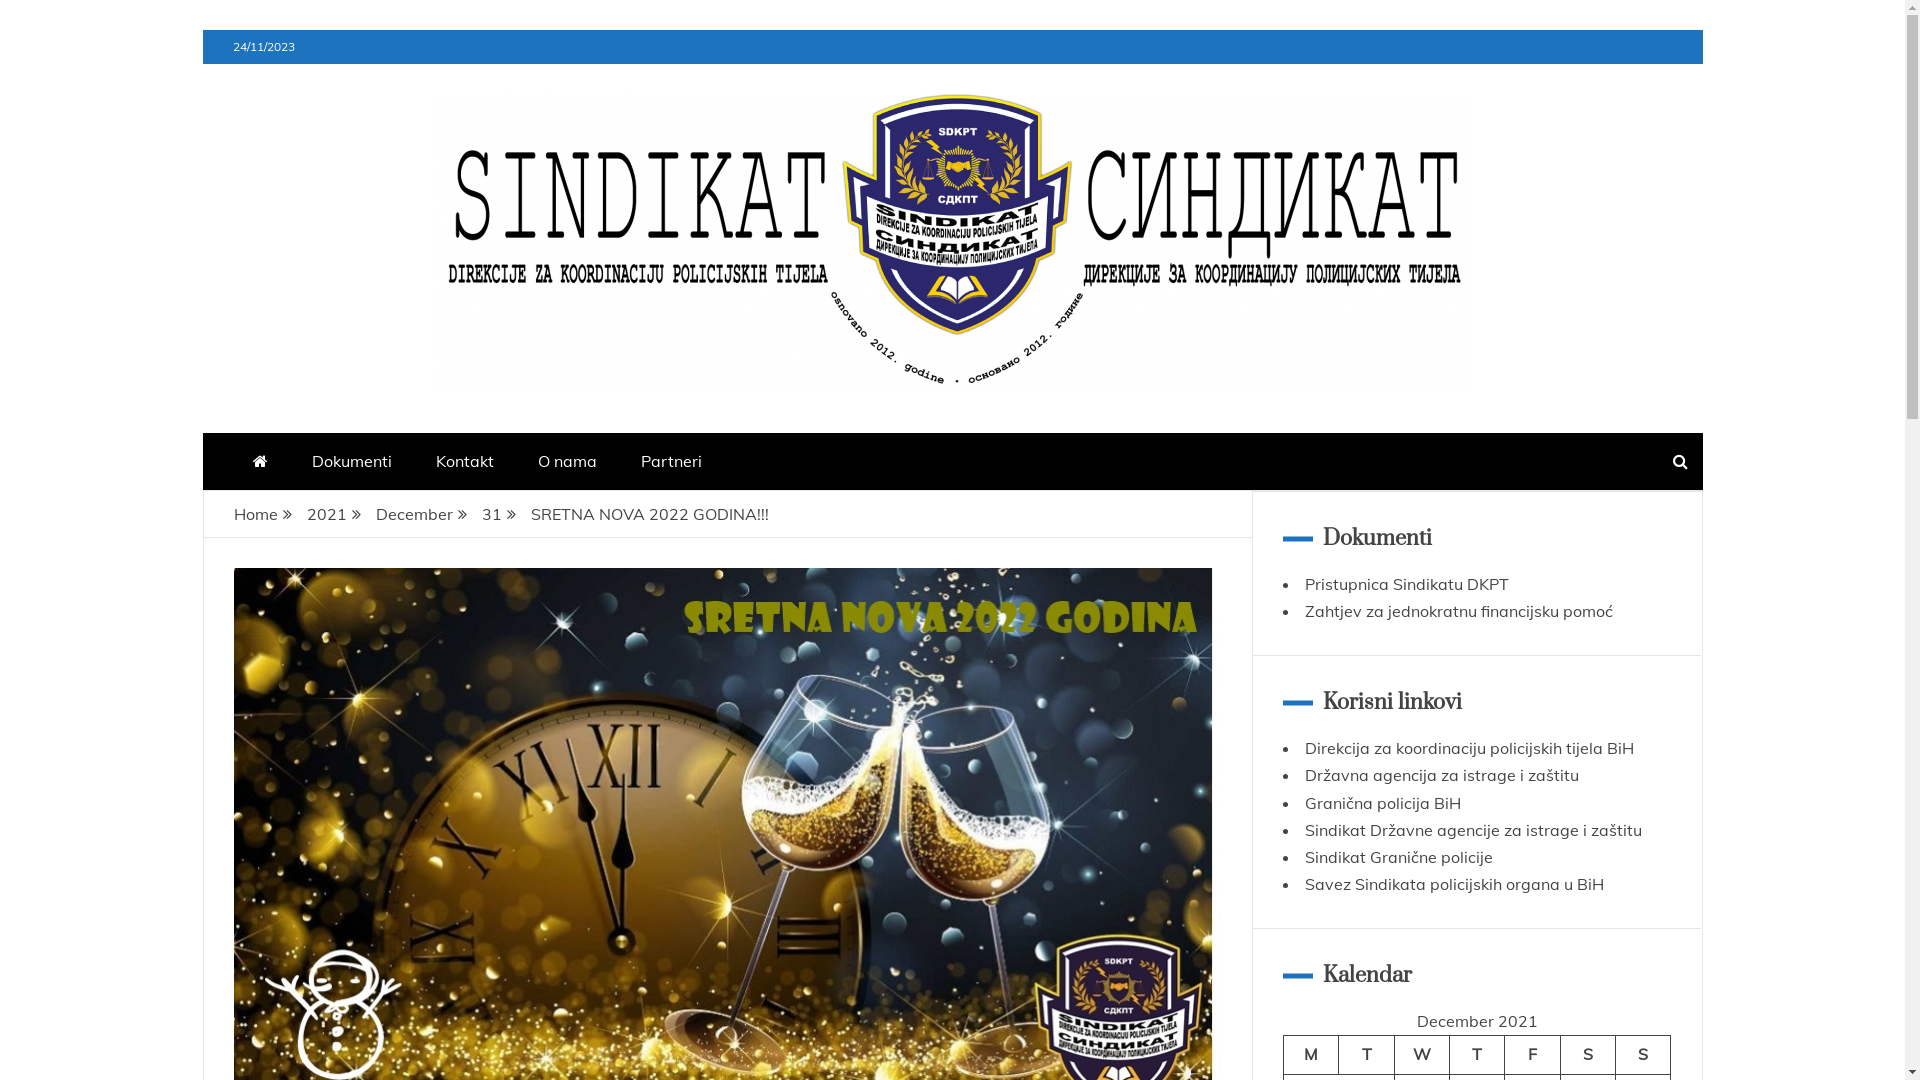 The height and width of the screenshot is (1080, 1920). What do you see at coordinates (291, 461) in the screenshot?
I see `'Dokumenti'` at bounding box center [291, 461].